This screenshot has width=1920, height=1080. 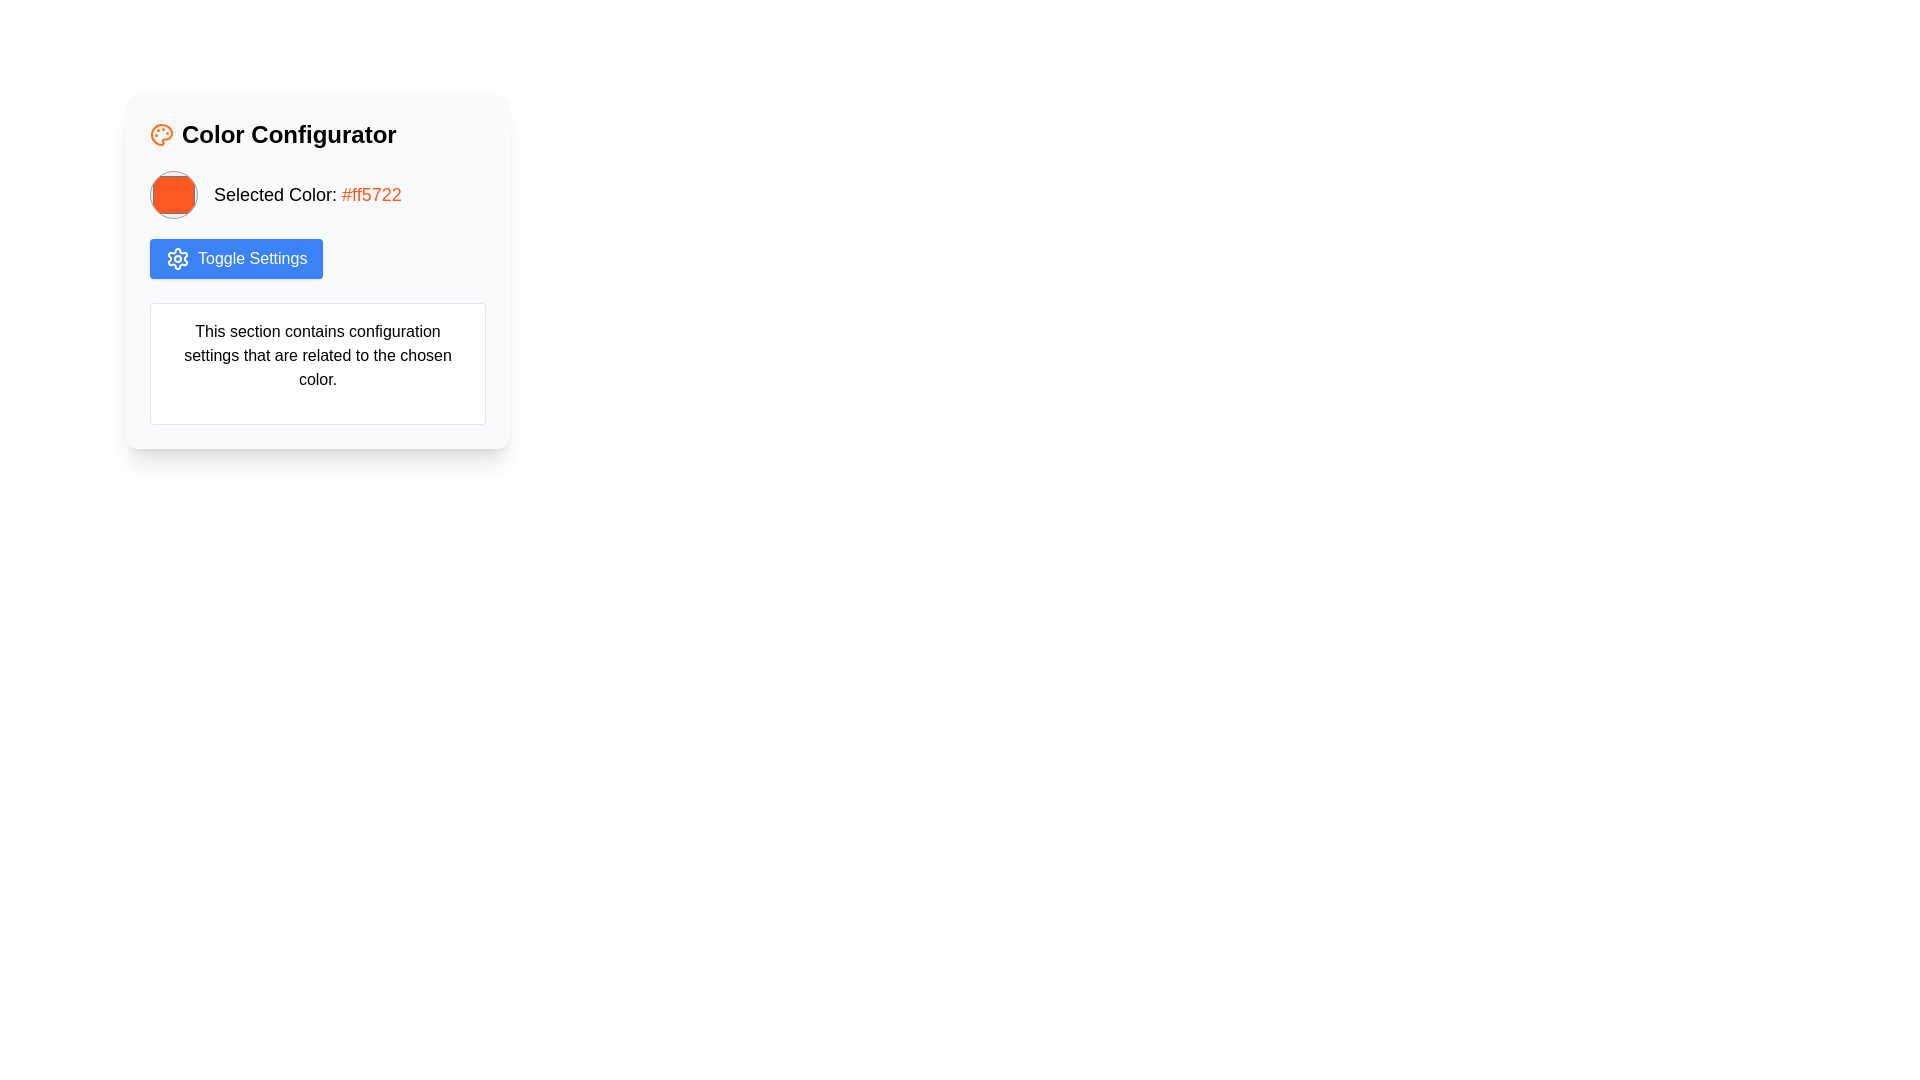 What do you see at coordinates (162, 135) in the screenshot?
I see `the 'Color Configurator' icon located at the top-left of the card interface, which precedes the text 'Color Configurator'` at bounding box center [162, 135].